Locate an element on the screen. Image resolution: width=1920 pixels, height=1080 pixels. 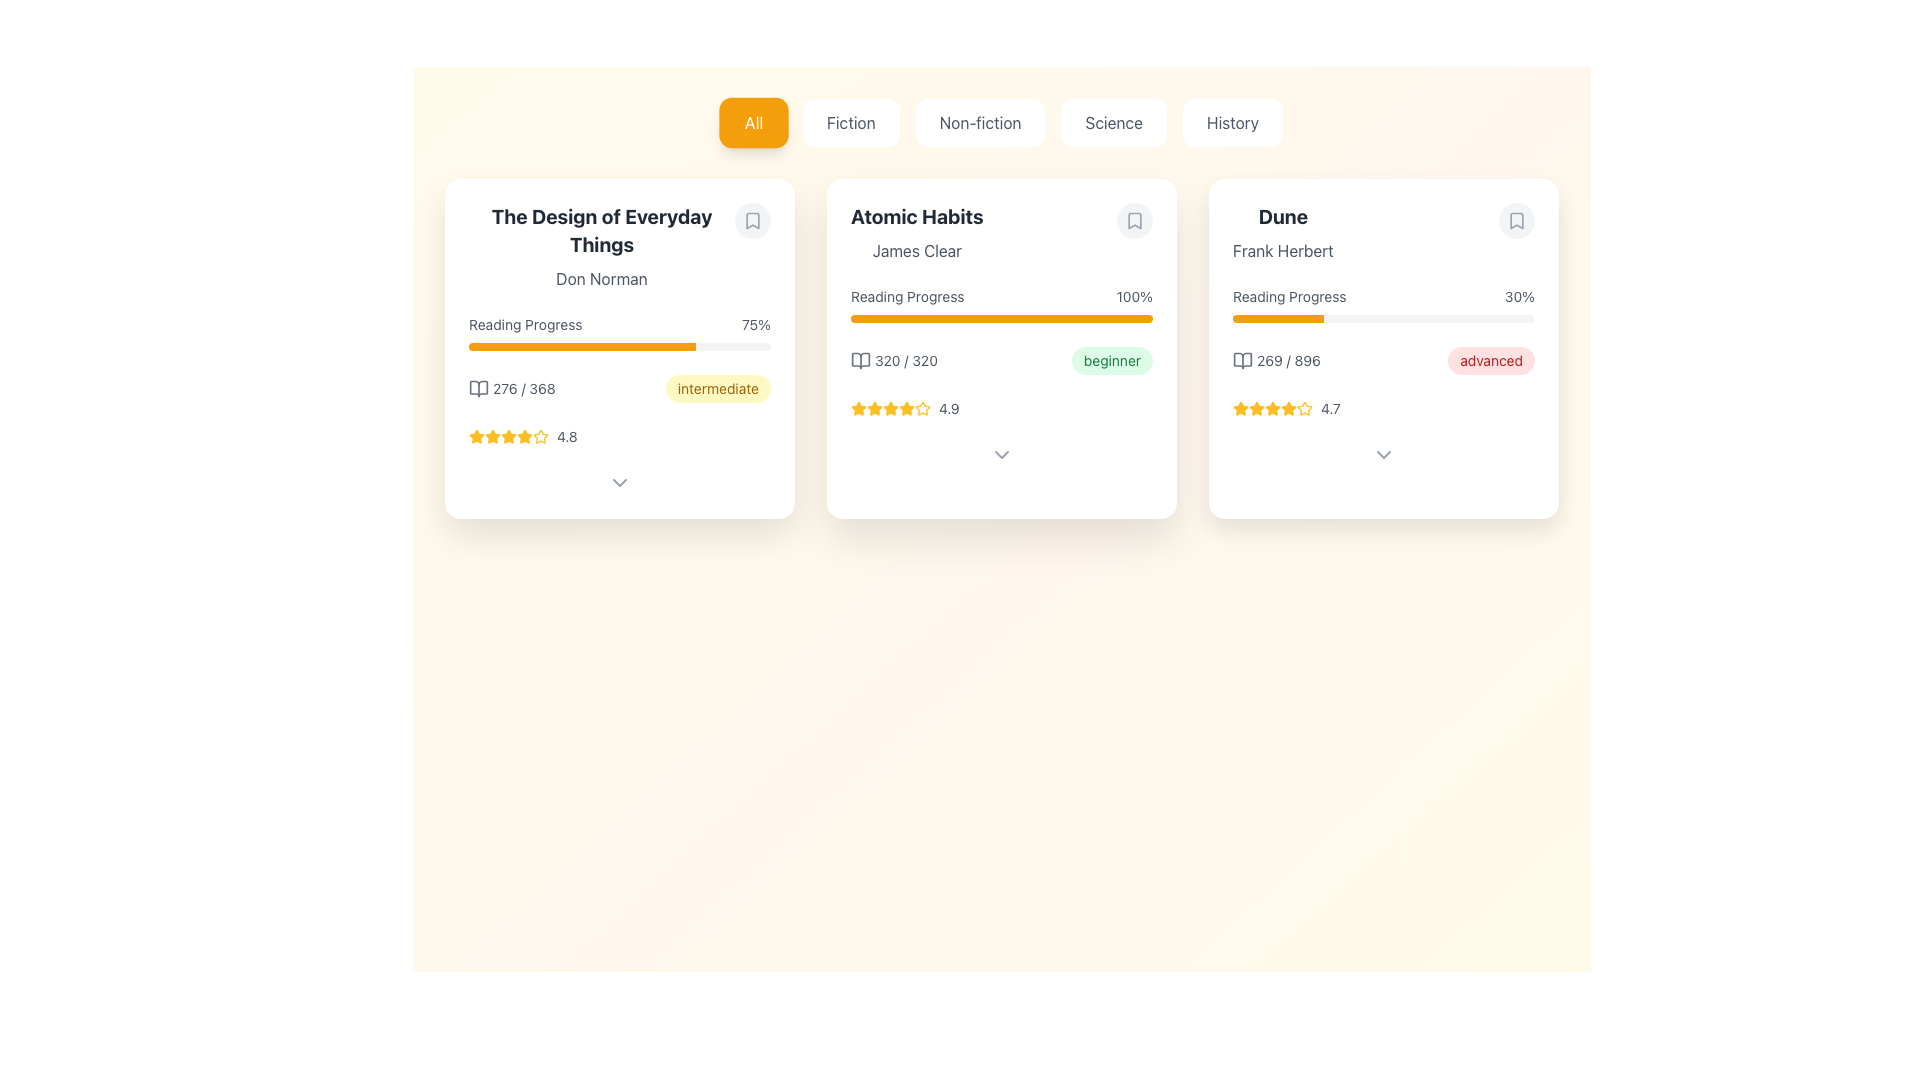
the visual progress of the reading completion for the book 'Dune' represented by the progress bar located in the middle section of the 'Dune' card, just above the text showing the number of pages and difficulty level is located at coordinates (1382, 304).